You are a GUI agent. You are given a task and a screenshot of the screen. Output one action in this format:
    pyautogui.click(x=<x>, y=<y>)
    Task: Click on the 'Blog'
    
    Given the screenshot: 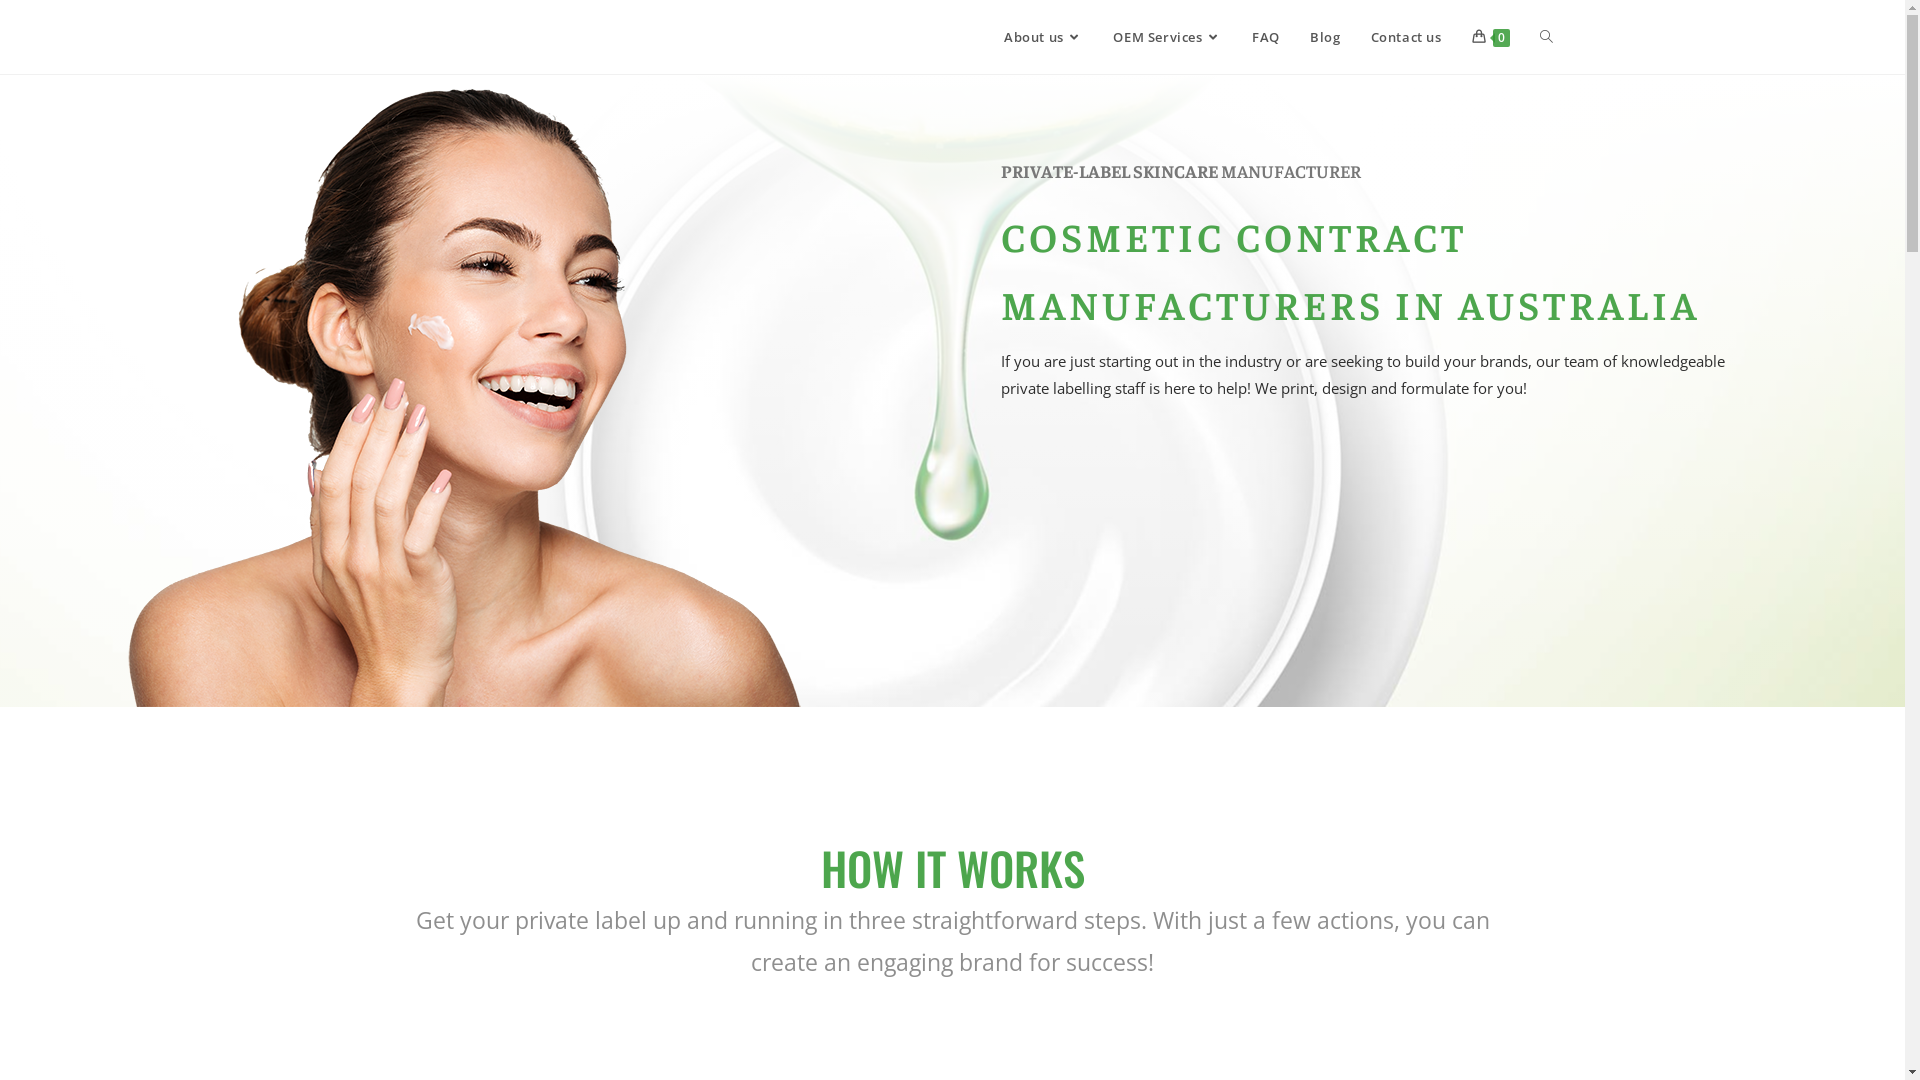 What is the action you would take?
    pyautogui.click(x=1324, y=37)
    